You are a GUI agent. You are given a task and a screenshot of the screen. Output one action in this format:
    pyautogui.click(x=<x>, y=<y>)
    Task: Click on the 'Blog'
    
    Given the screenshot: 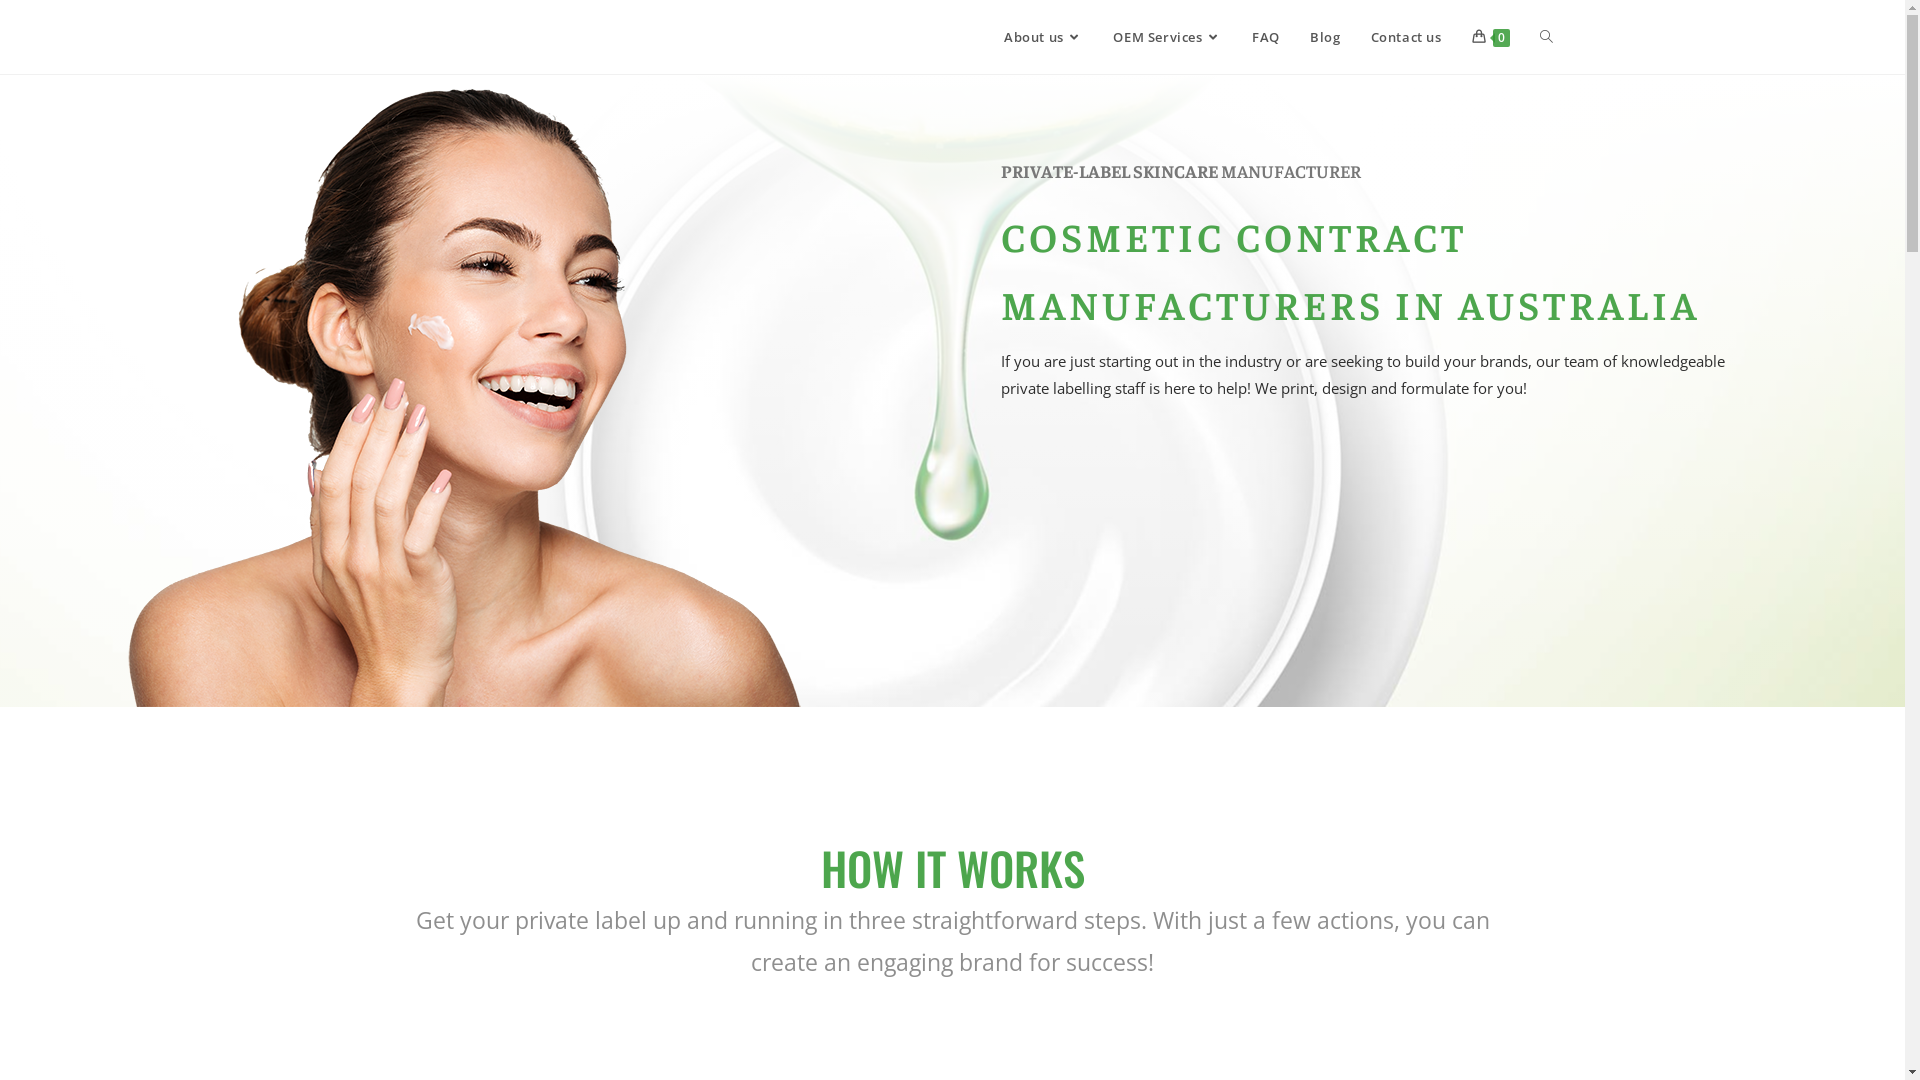 What is the action you would take?
    pyautogui.click(x=1324, y=37)
    